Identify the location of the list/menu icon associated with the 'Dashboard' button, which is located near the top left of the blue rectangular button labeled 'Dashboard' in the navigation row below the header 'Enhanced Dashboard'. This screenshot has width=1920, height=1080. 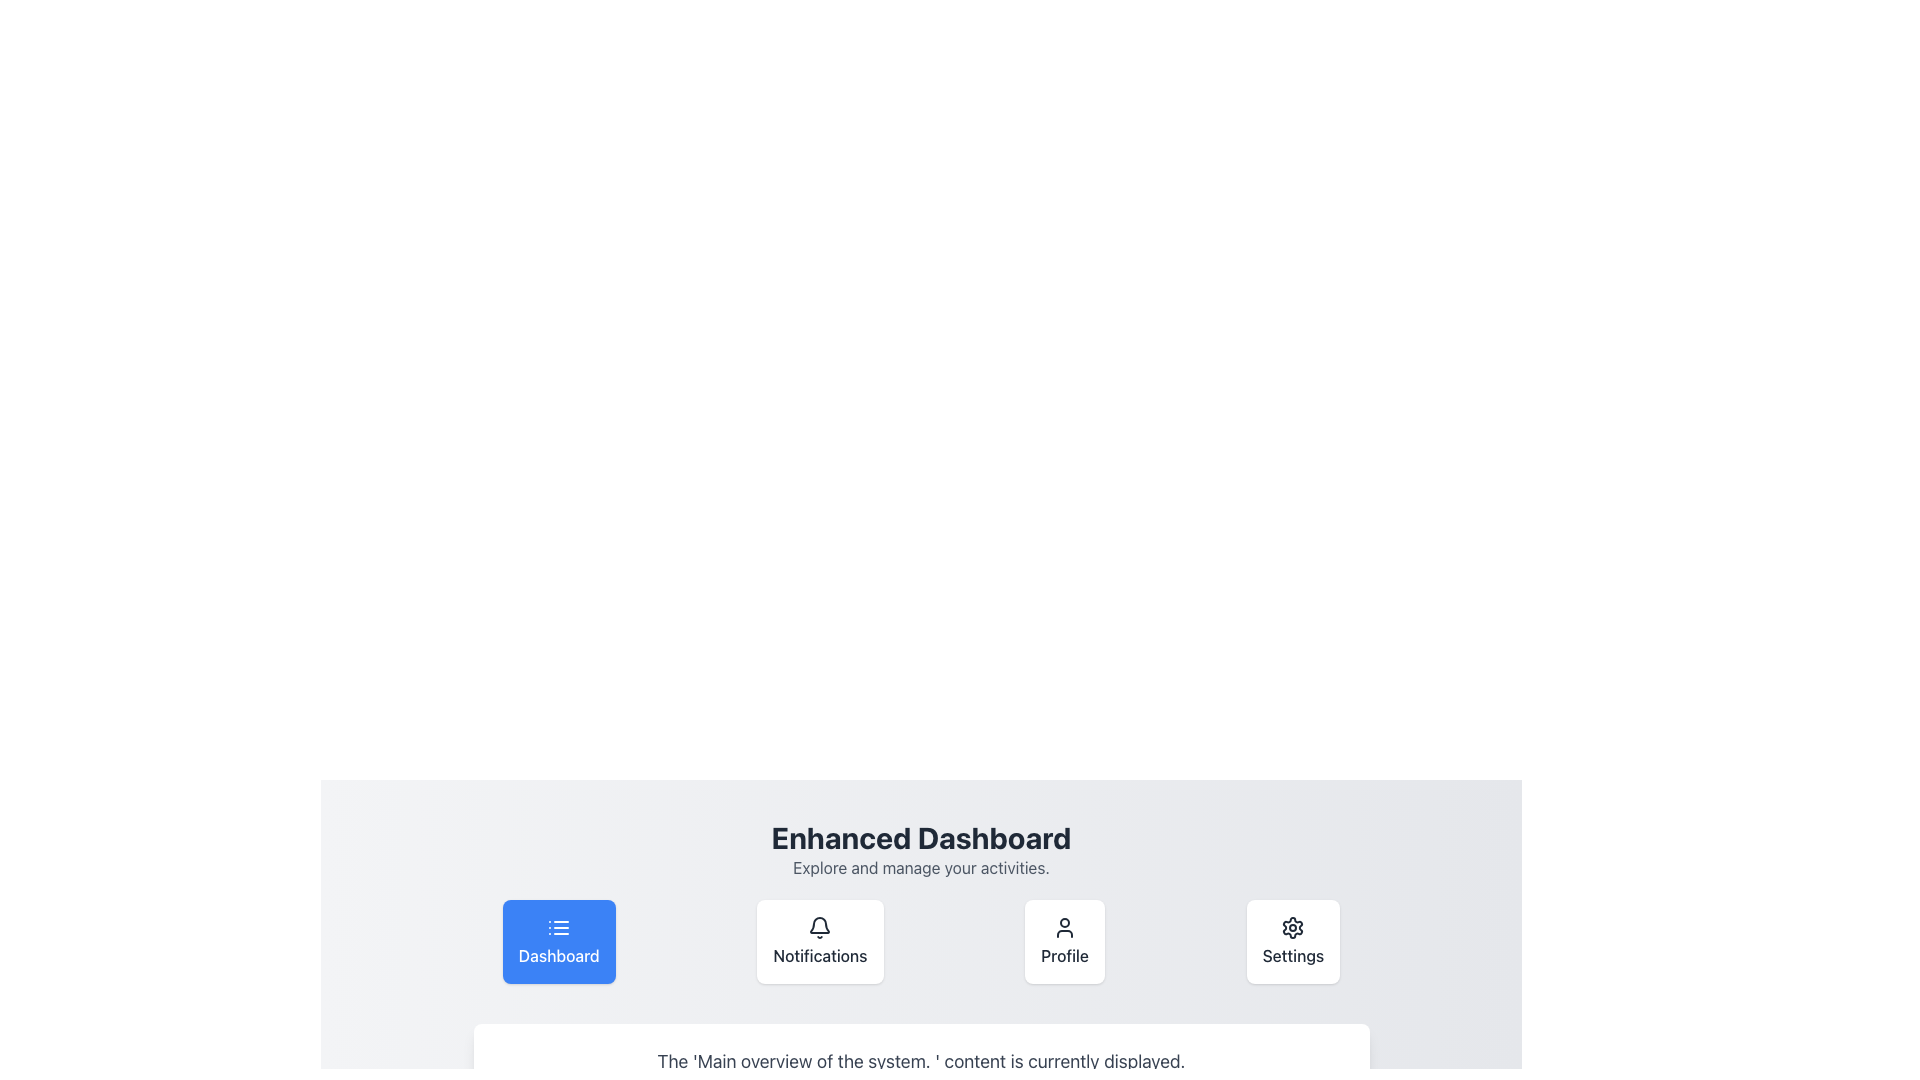
(559, 928).